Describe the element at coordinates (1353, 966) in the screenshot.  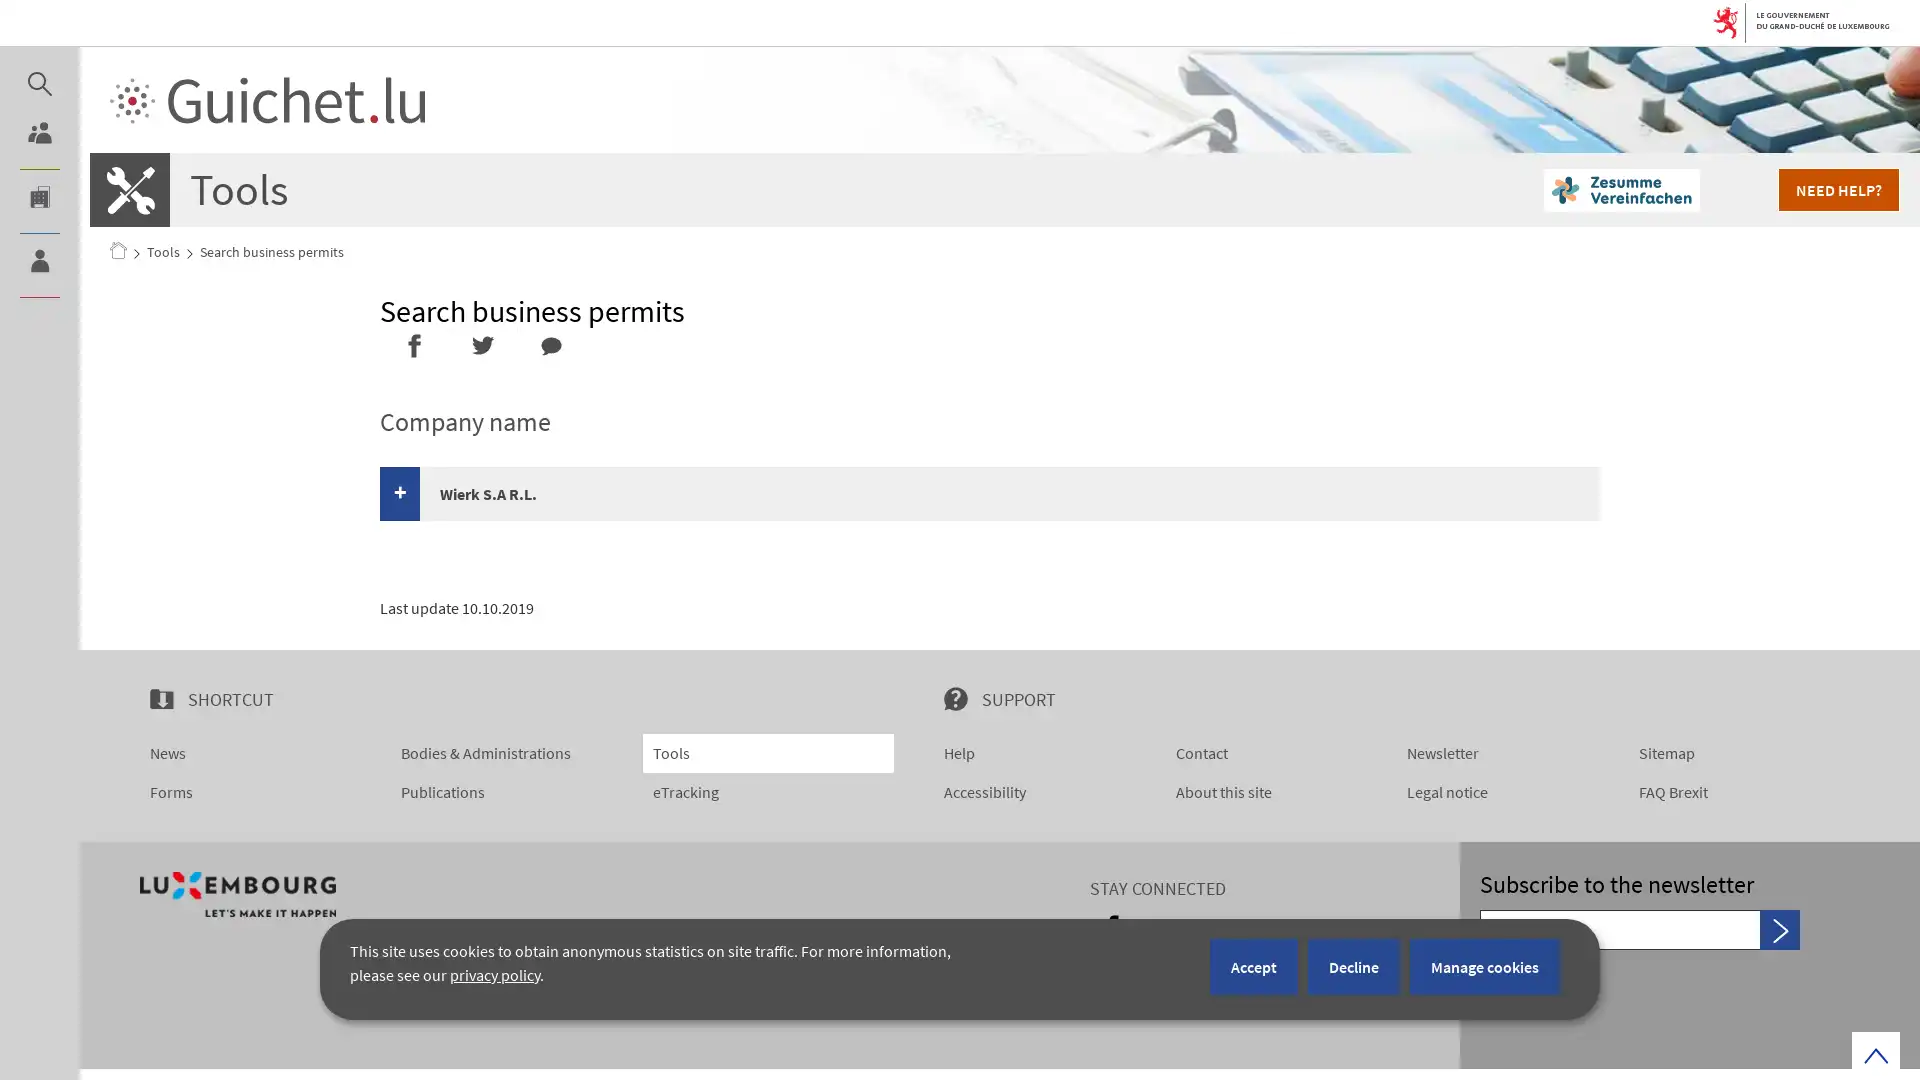
I see `Decline` at that location.